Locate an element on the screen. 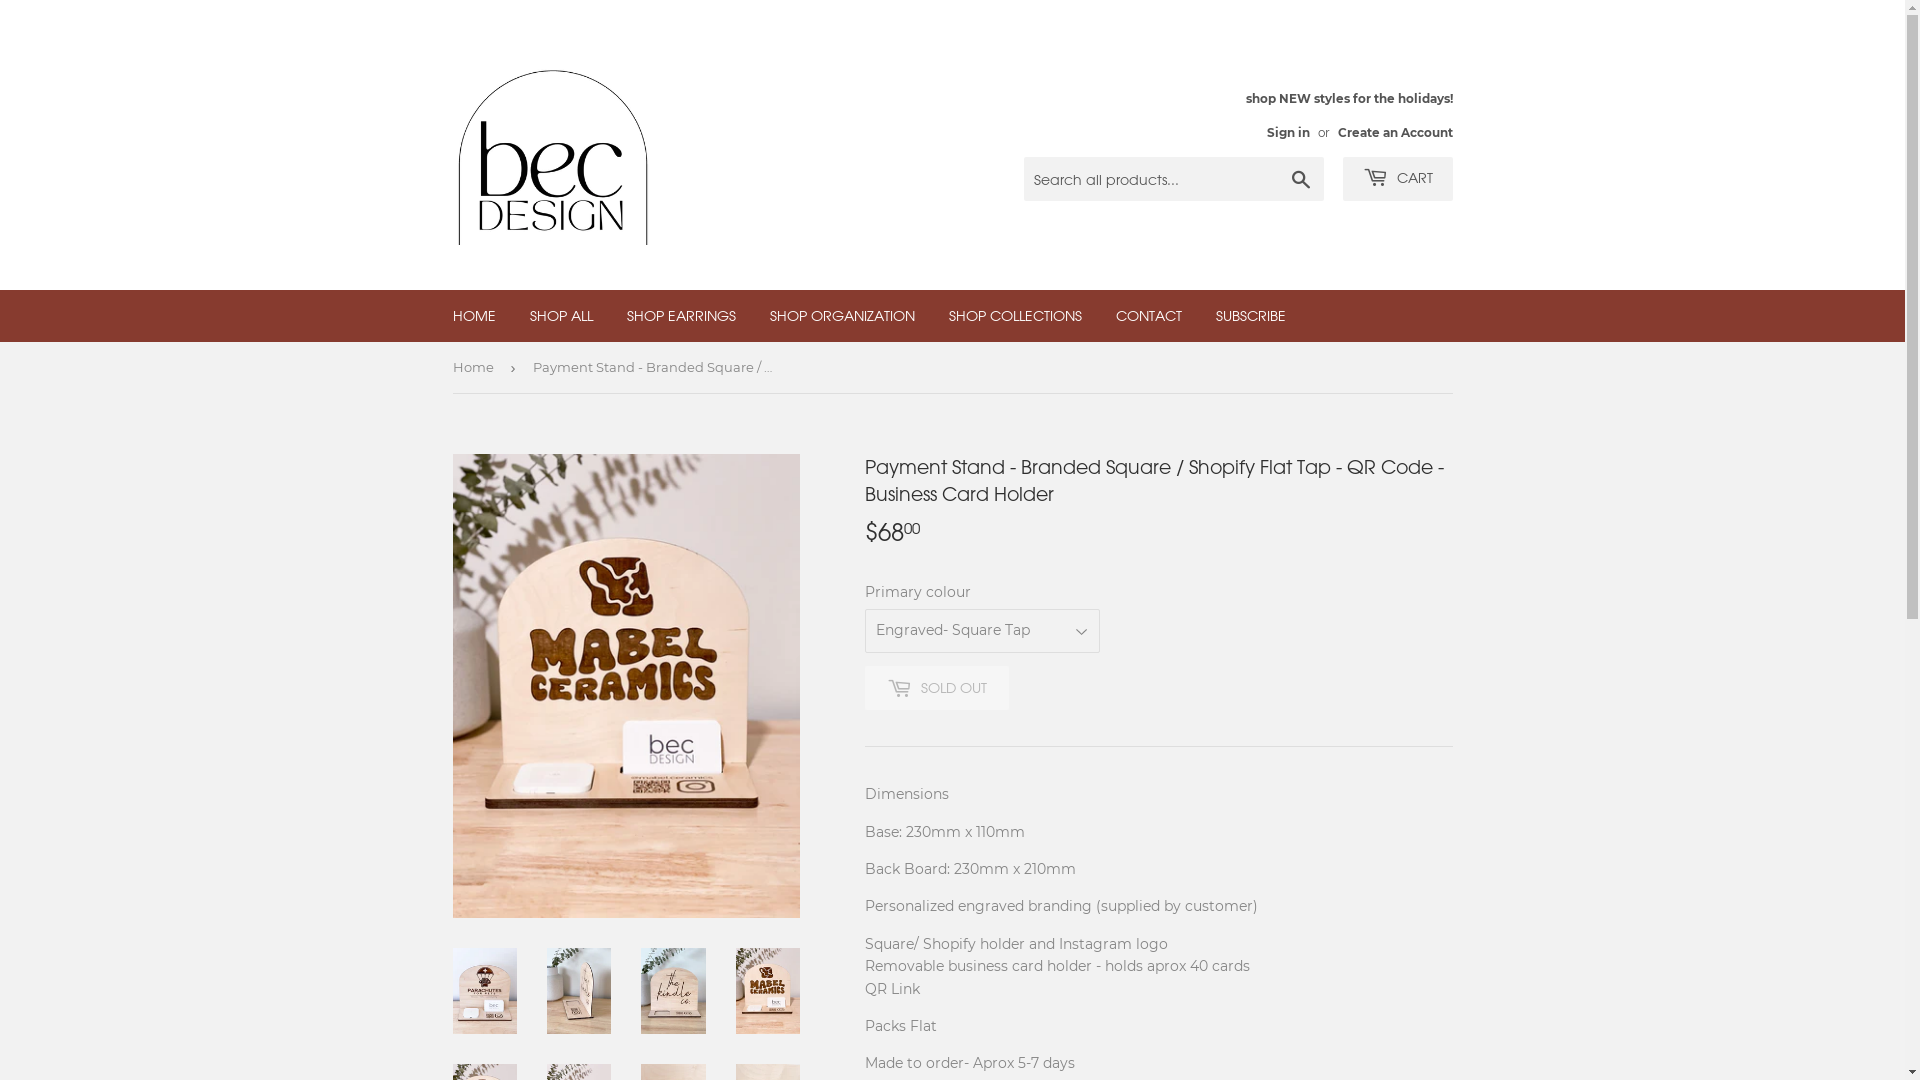 The width and height of the screenshot is (1920, 1080). 'SHOP COLLECTIONS' is located at coordinates (1015, 315).